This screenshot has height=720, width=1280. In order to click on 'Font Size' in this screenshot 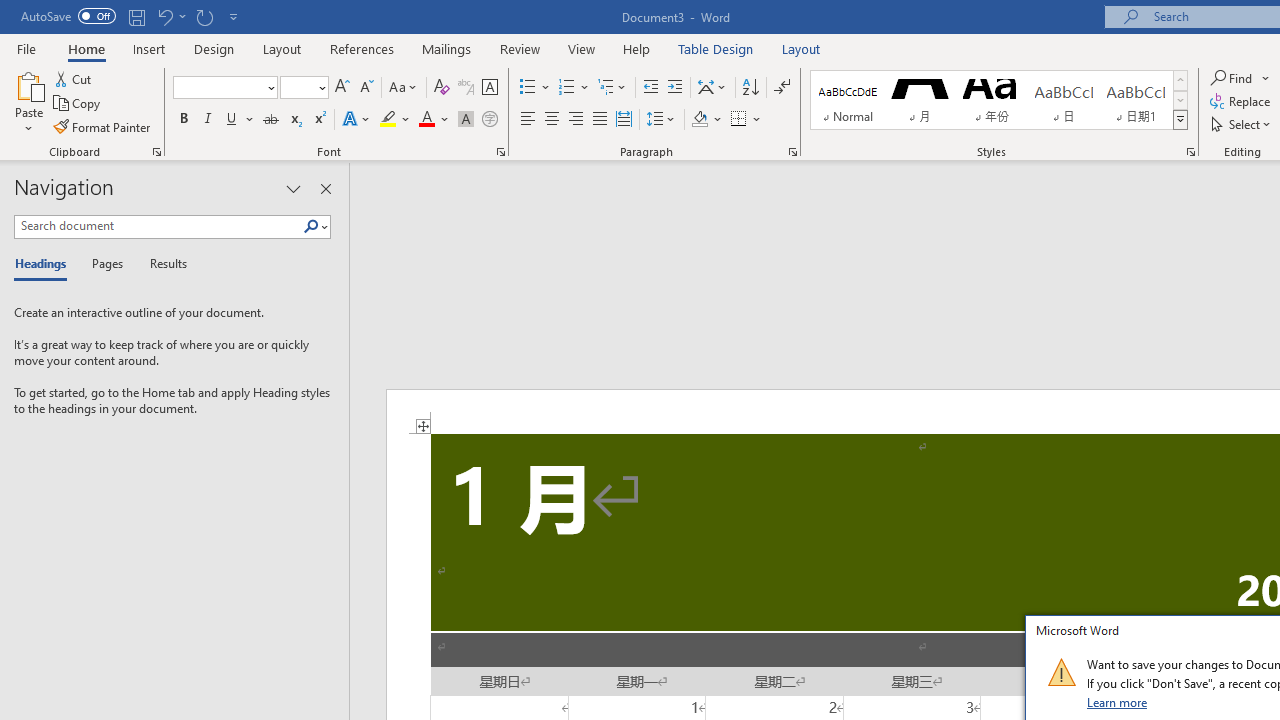, I will do `click(303, 86)`.